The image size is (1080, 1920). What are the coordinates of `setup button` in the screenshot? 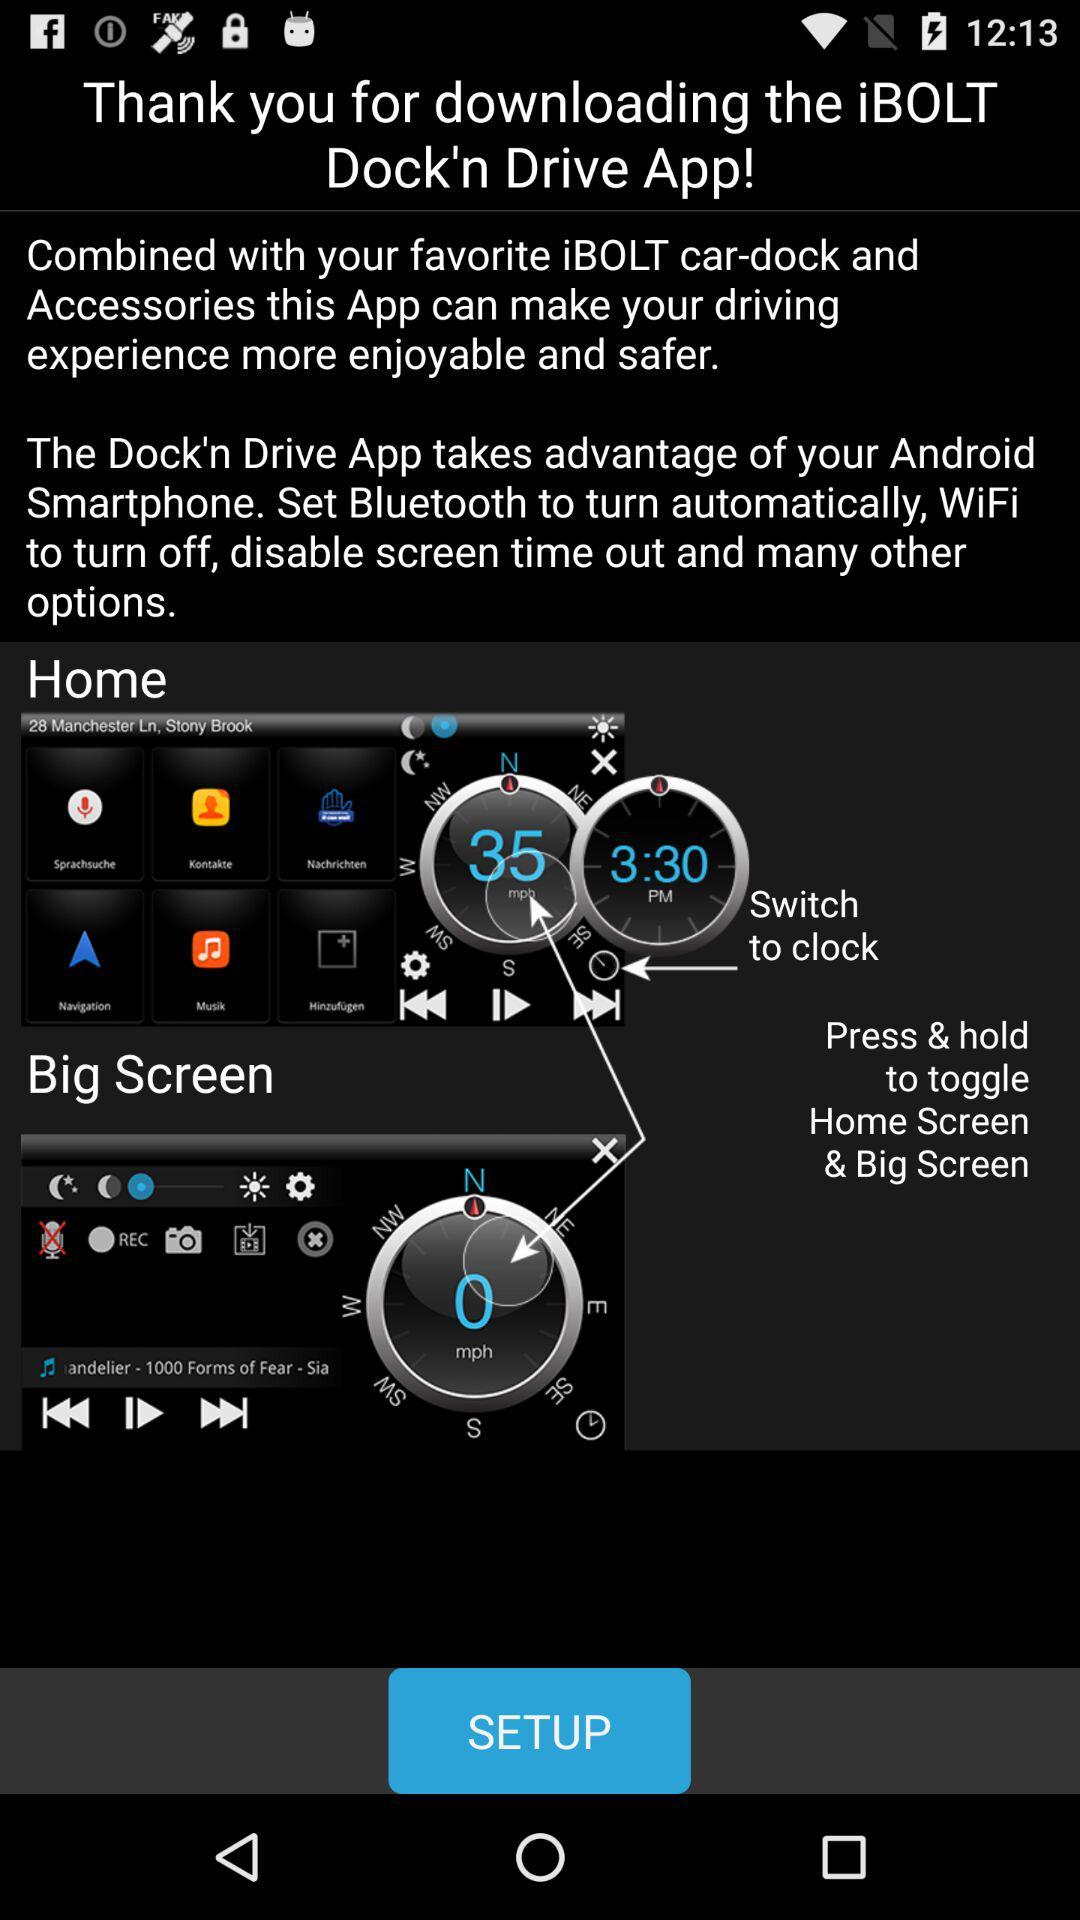 It's located at (538, 1730).